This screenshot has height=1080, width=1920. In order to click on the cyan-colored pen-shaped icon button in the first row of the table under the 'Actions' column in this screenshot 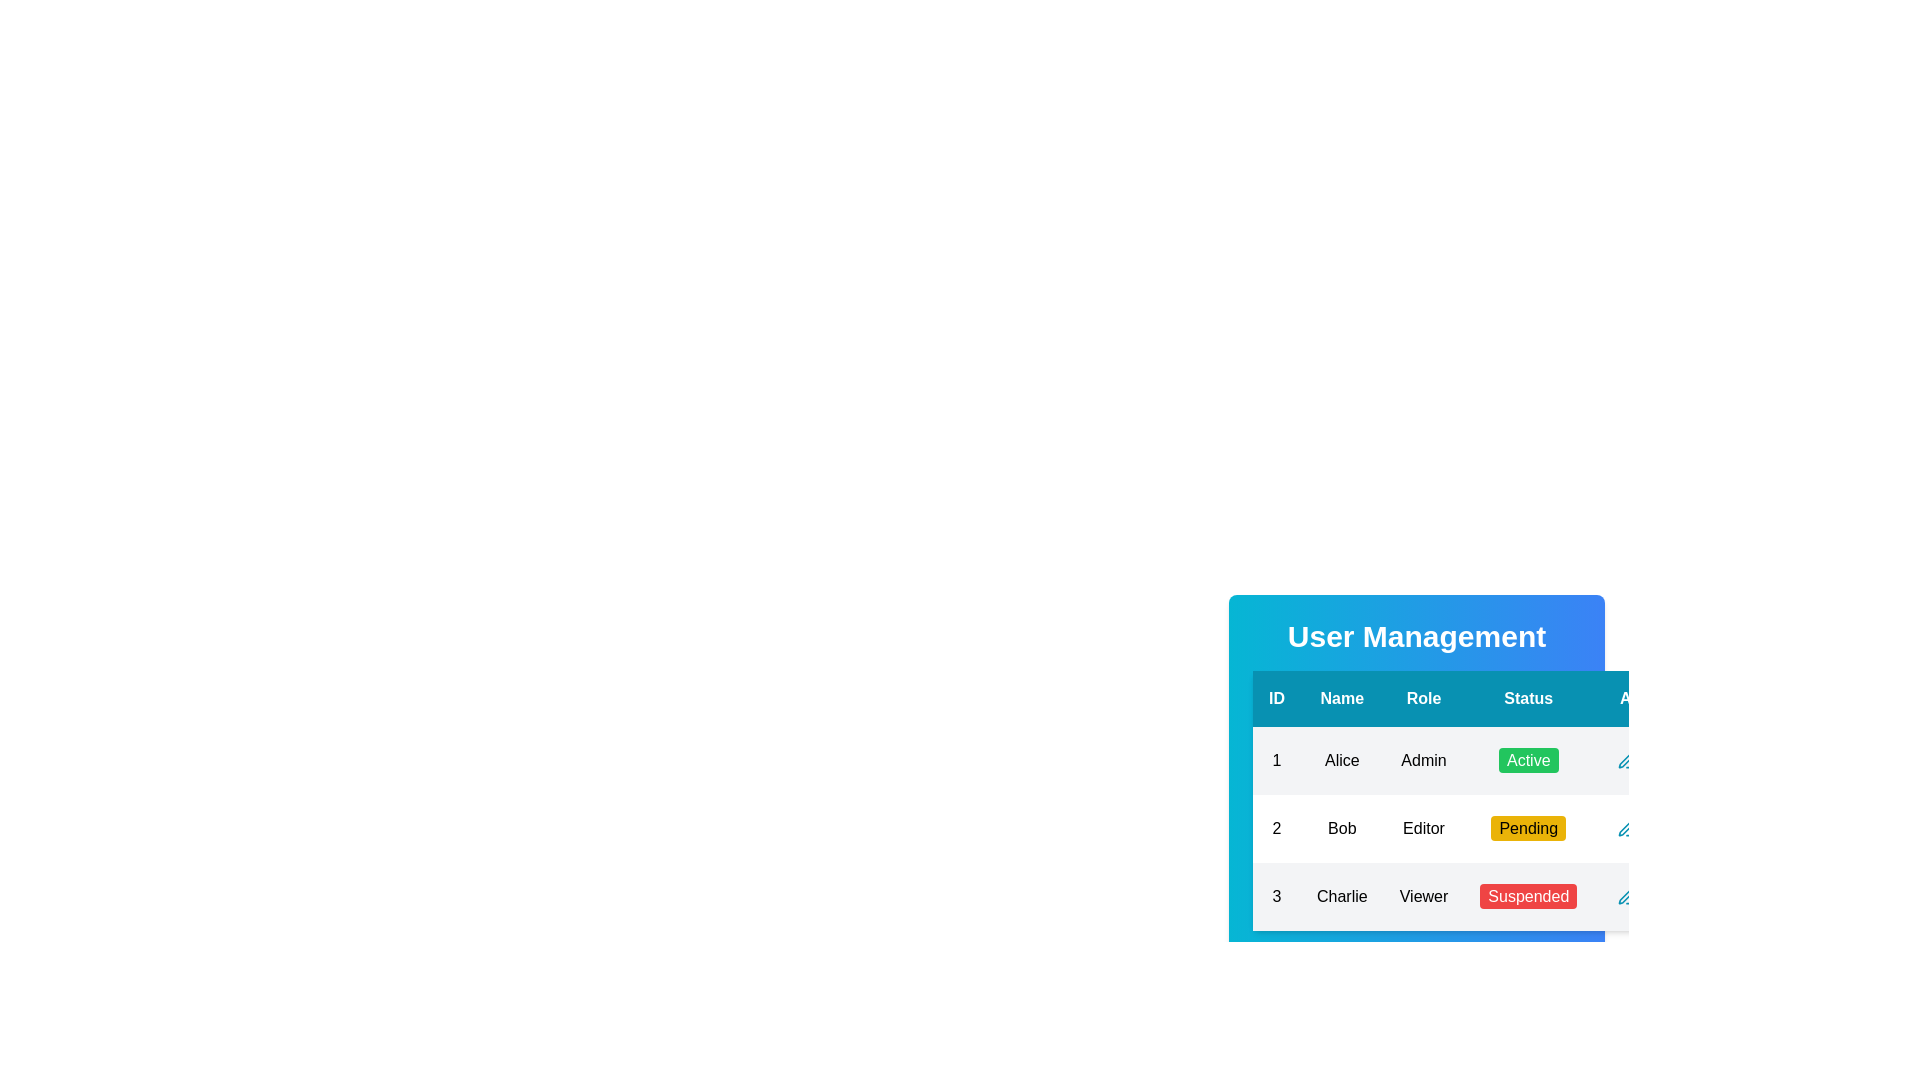, I will do `click(1627, 760)`.